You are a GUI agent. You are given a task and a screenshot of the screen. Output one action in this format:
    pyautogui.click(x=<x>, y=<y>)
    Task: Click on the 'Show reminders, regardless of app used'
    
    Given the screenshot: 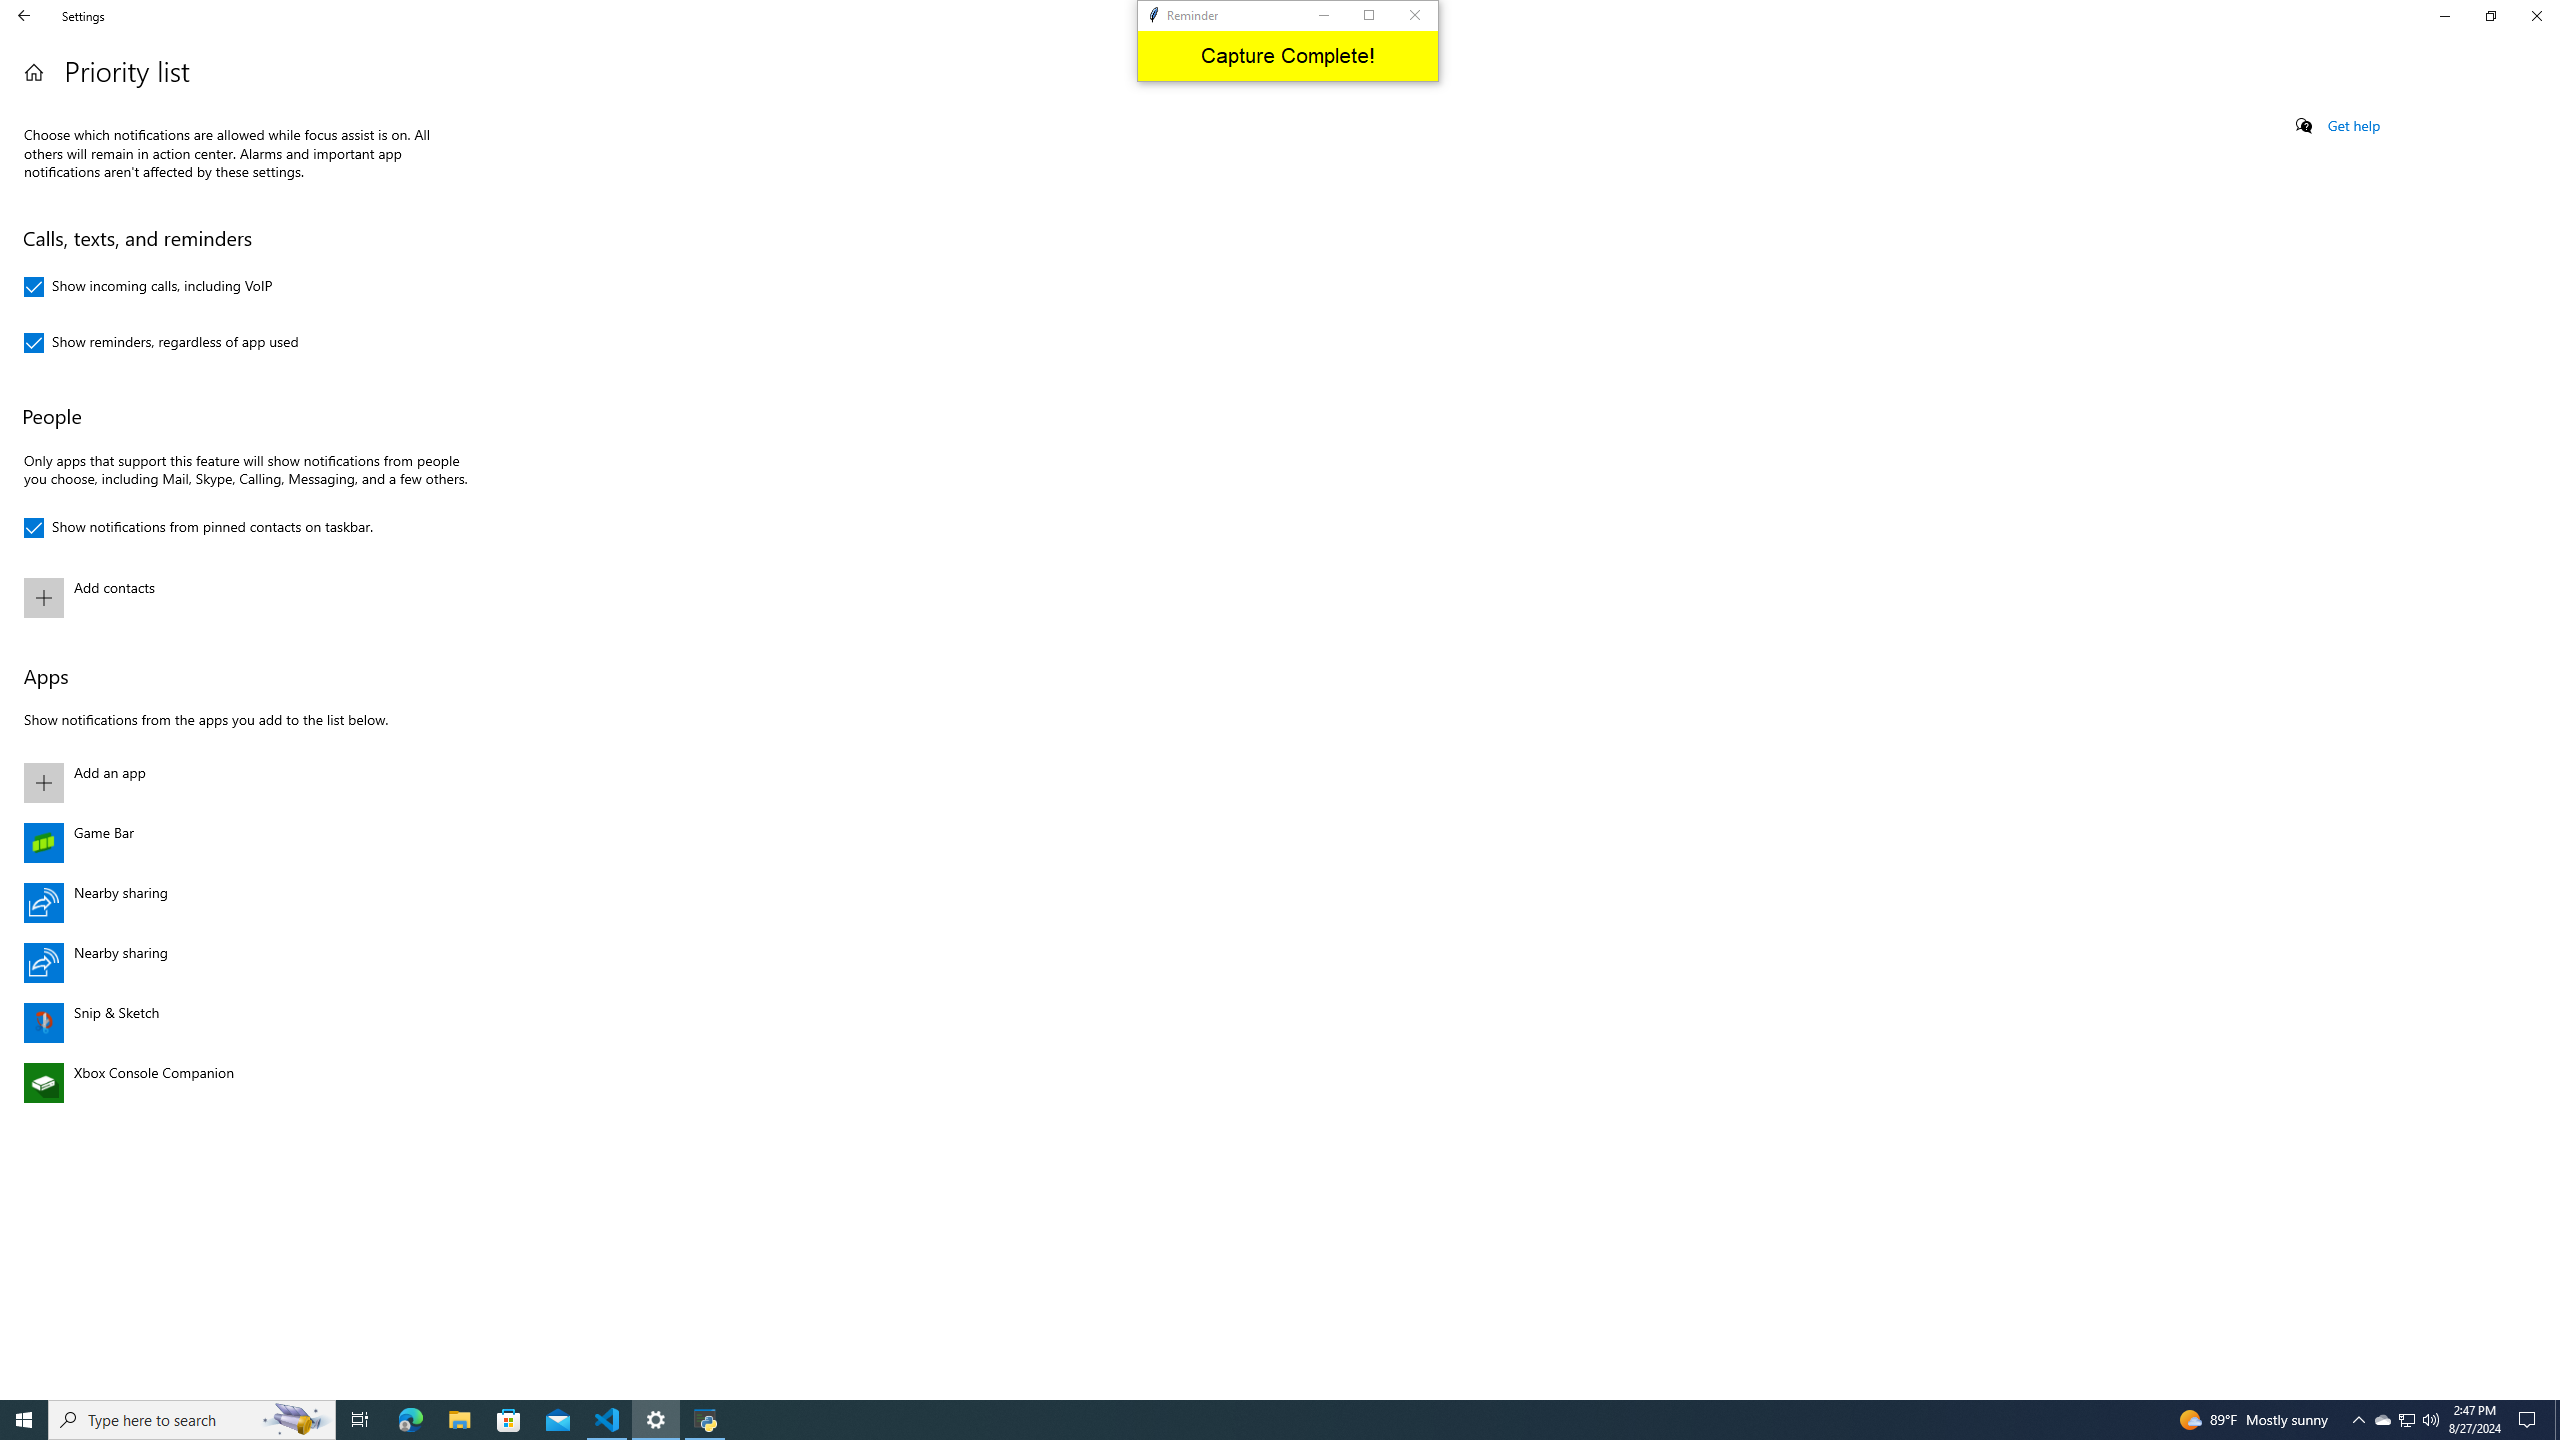 What is the action you would take?
    pyautogui.click(x=160, y=341)
    